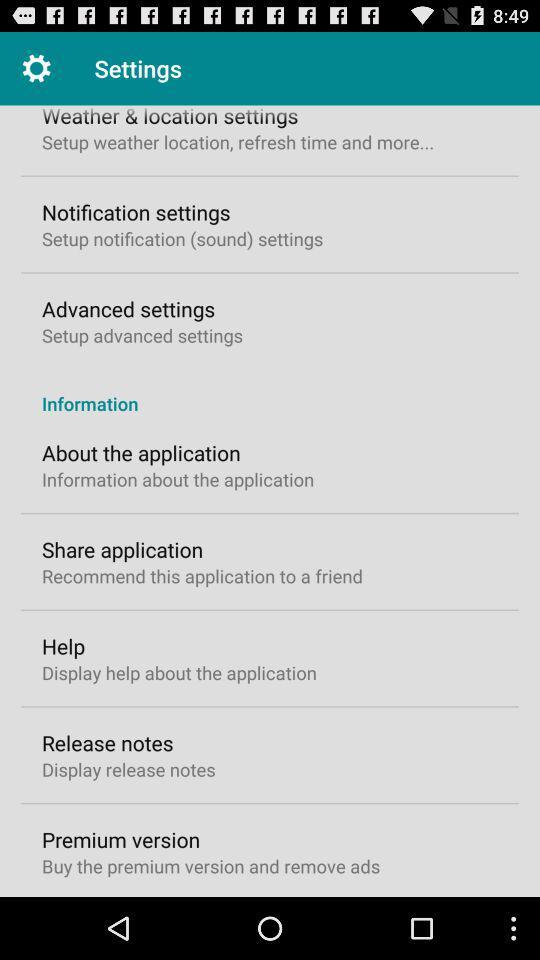  I want to click on item at the bottom, so click(210, 865).